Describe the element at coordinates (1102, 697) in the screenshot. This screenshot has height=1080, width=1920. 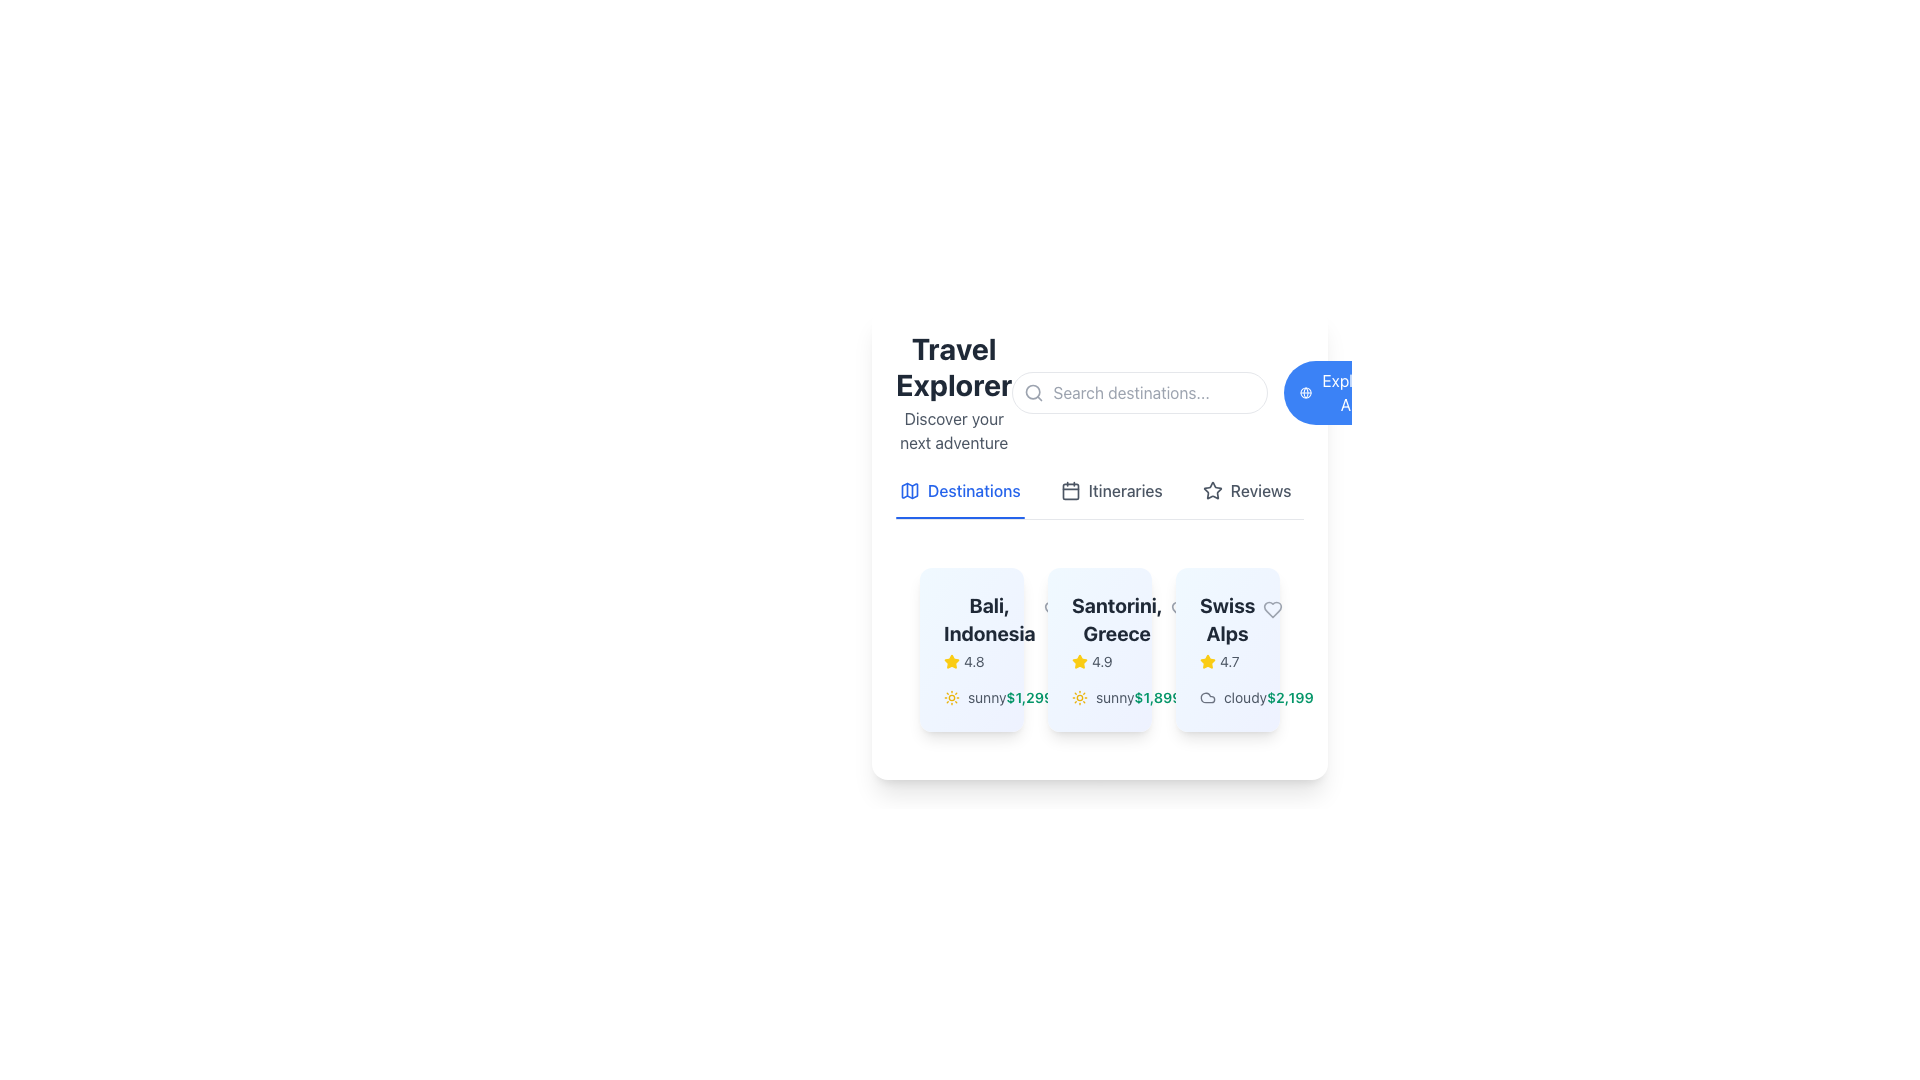
I see `the text label displaying 'sunny', which is styled in grey and located to the left of the price '$1,899' on the Santorini, Greece card` at that location.